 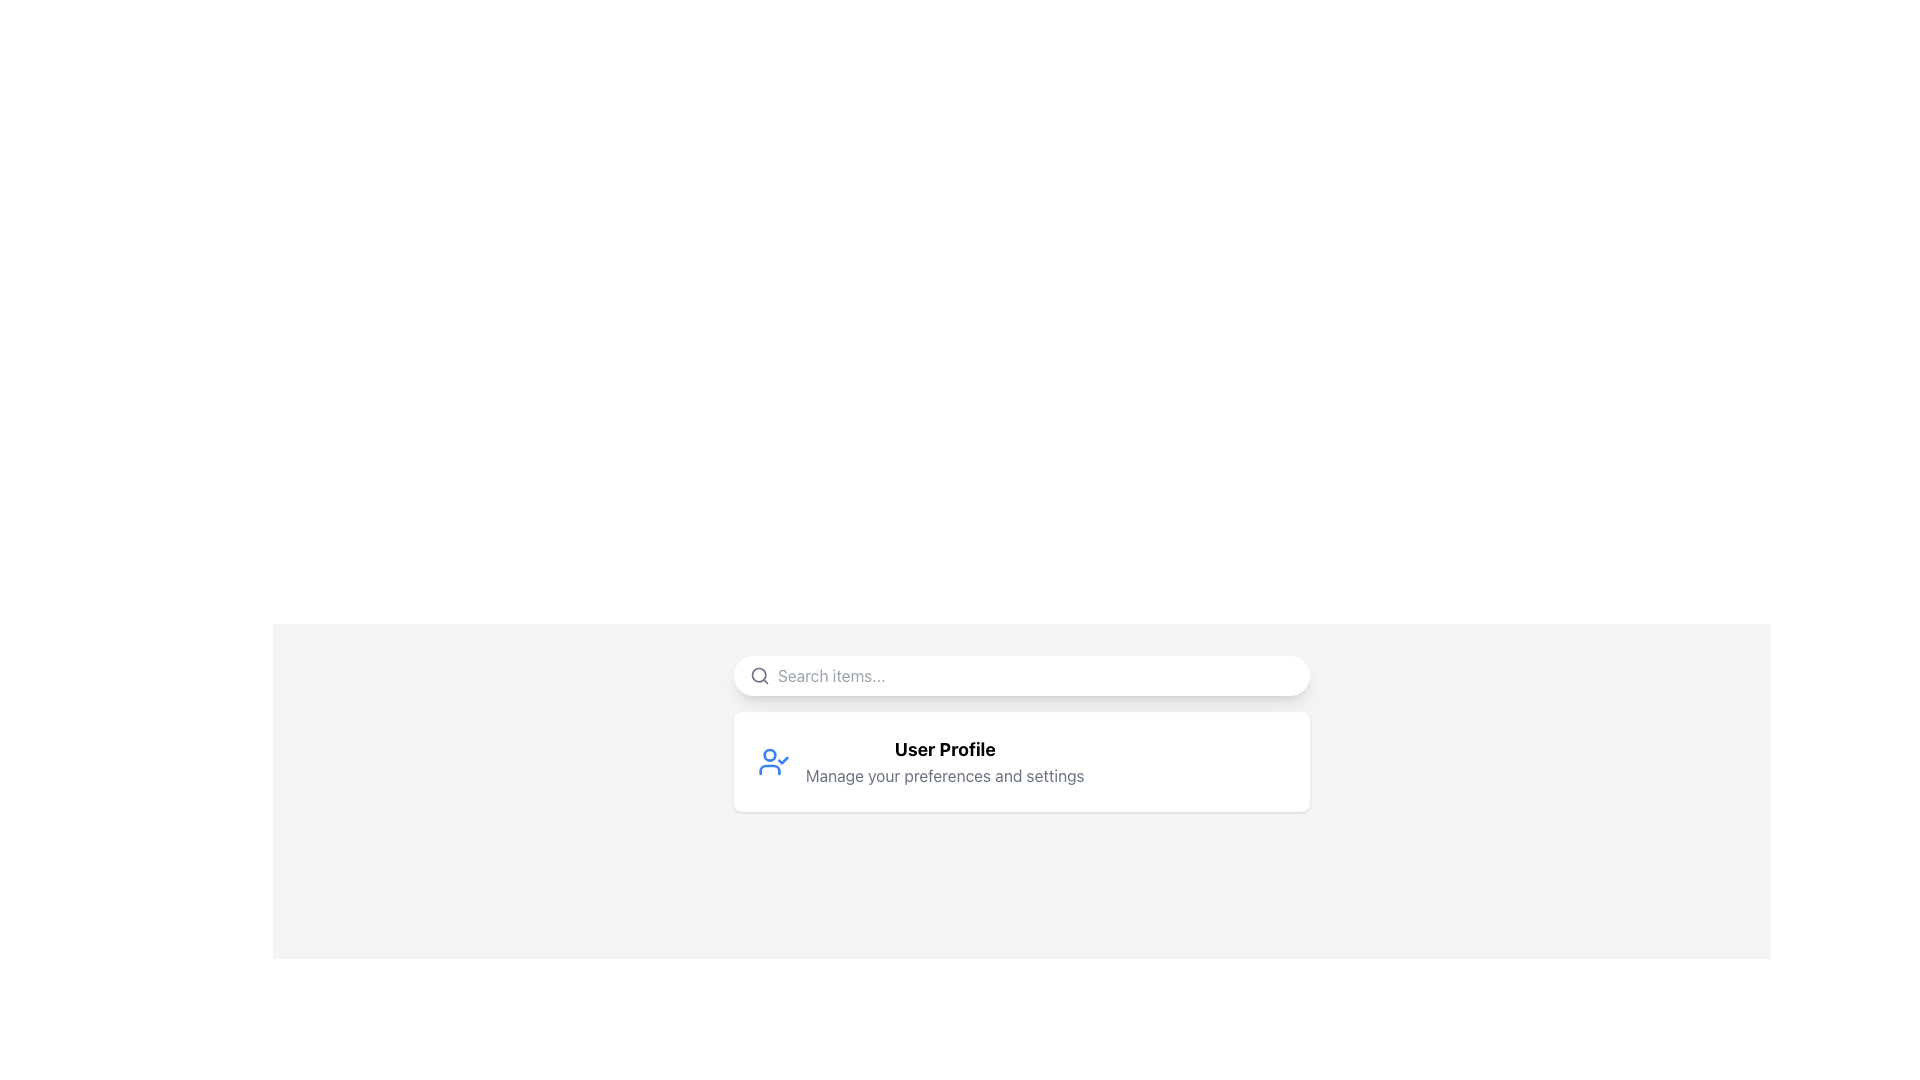 I want to click on the text label reading 'Manage your preferences and settings', which is located beneath the bold title 'User Profile' within a white card, so click(x=944, y=774).